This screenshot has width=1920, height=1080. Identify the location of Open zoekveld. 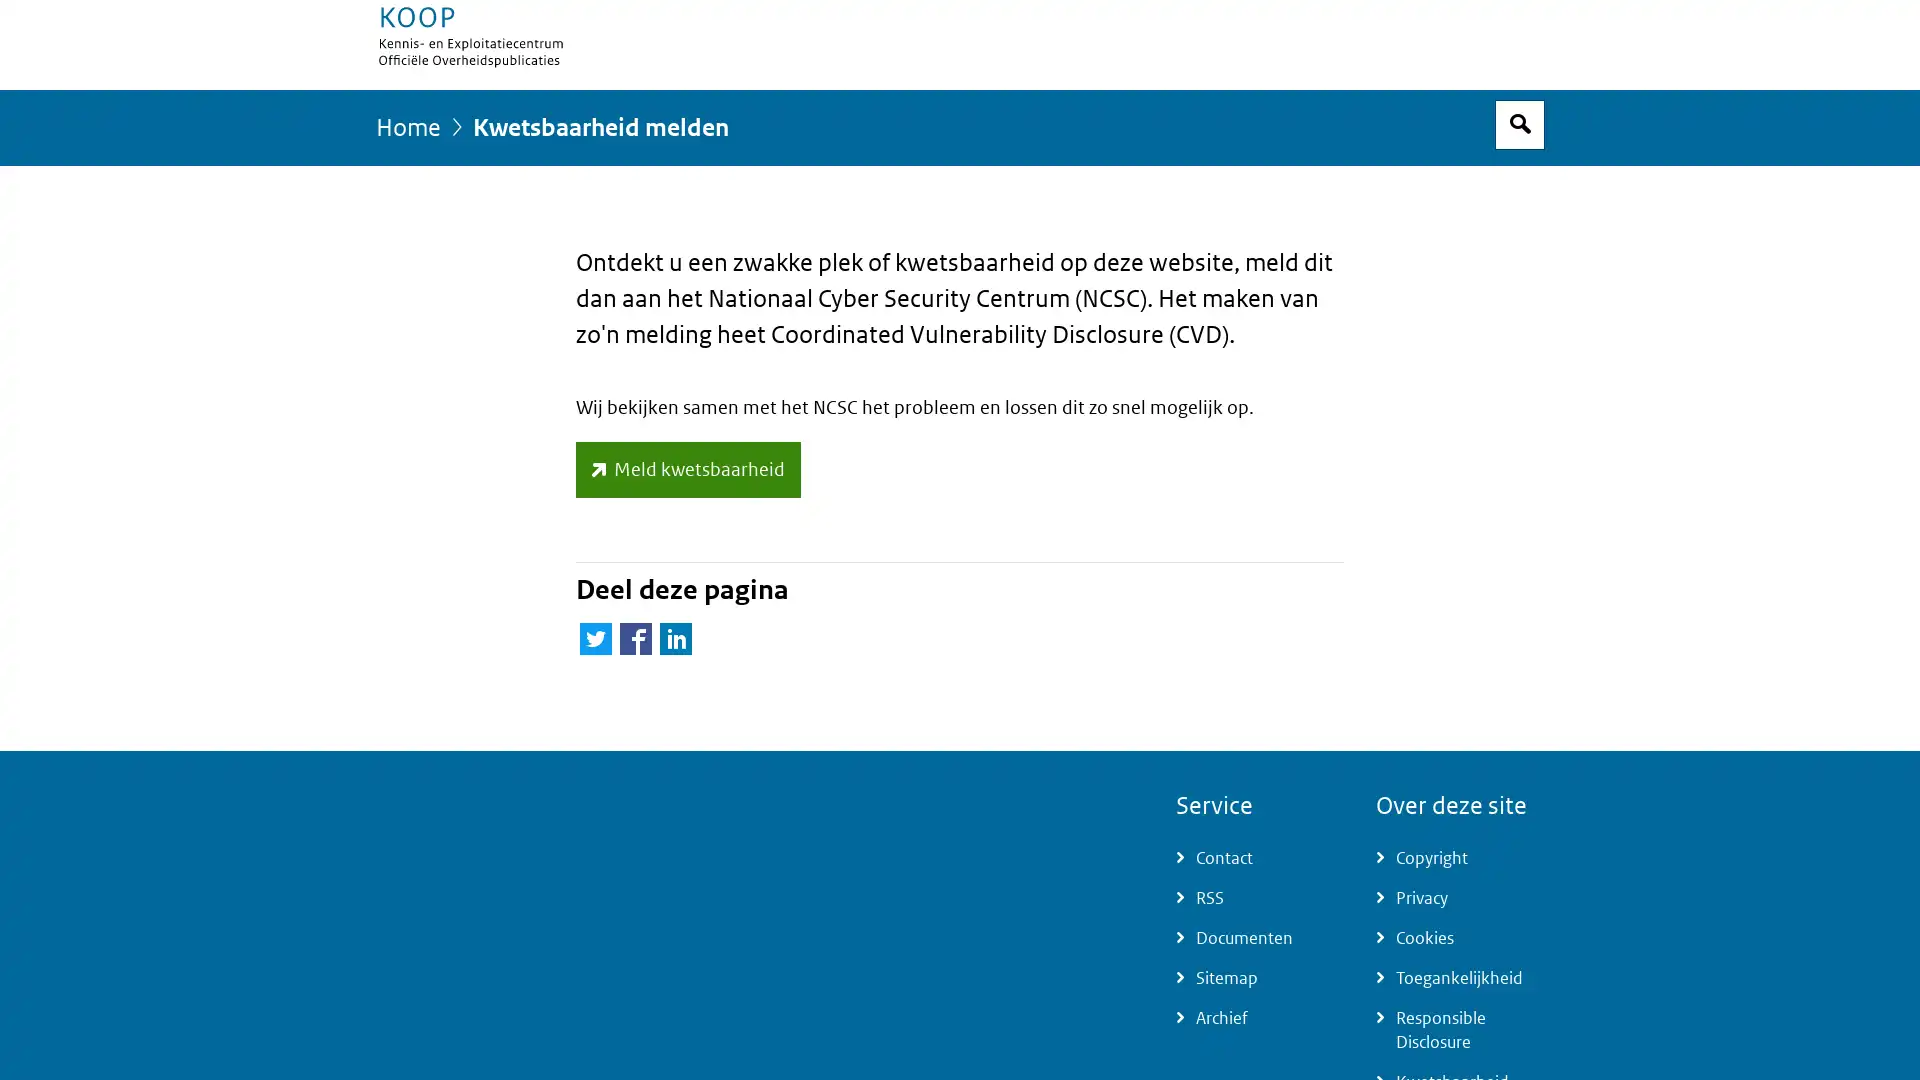
(1520, 124).